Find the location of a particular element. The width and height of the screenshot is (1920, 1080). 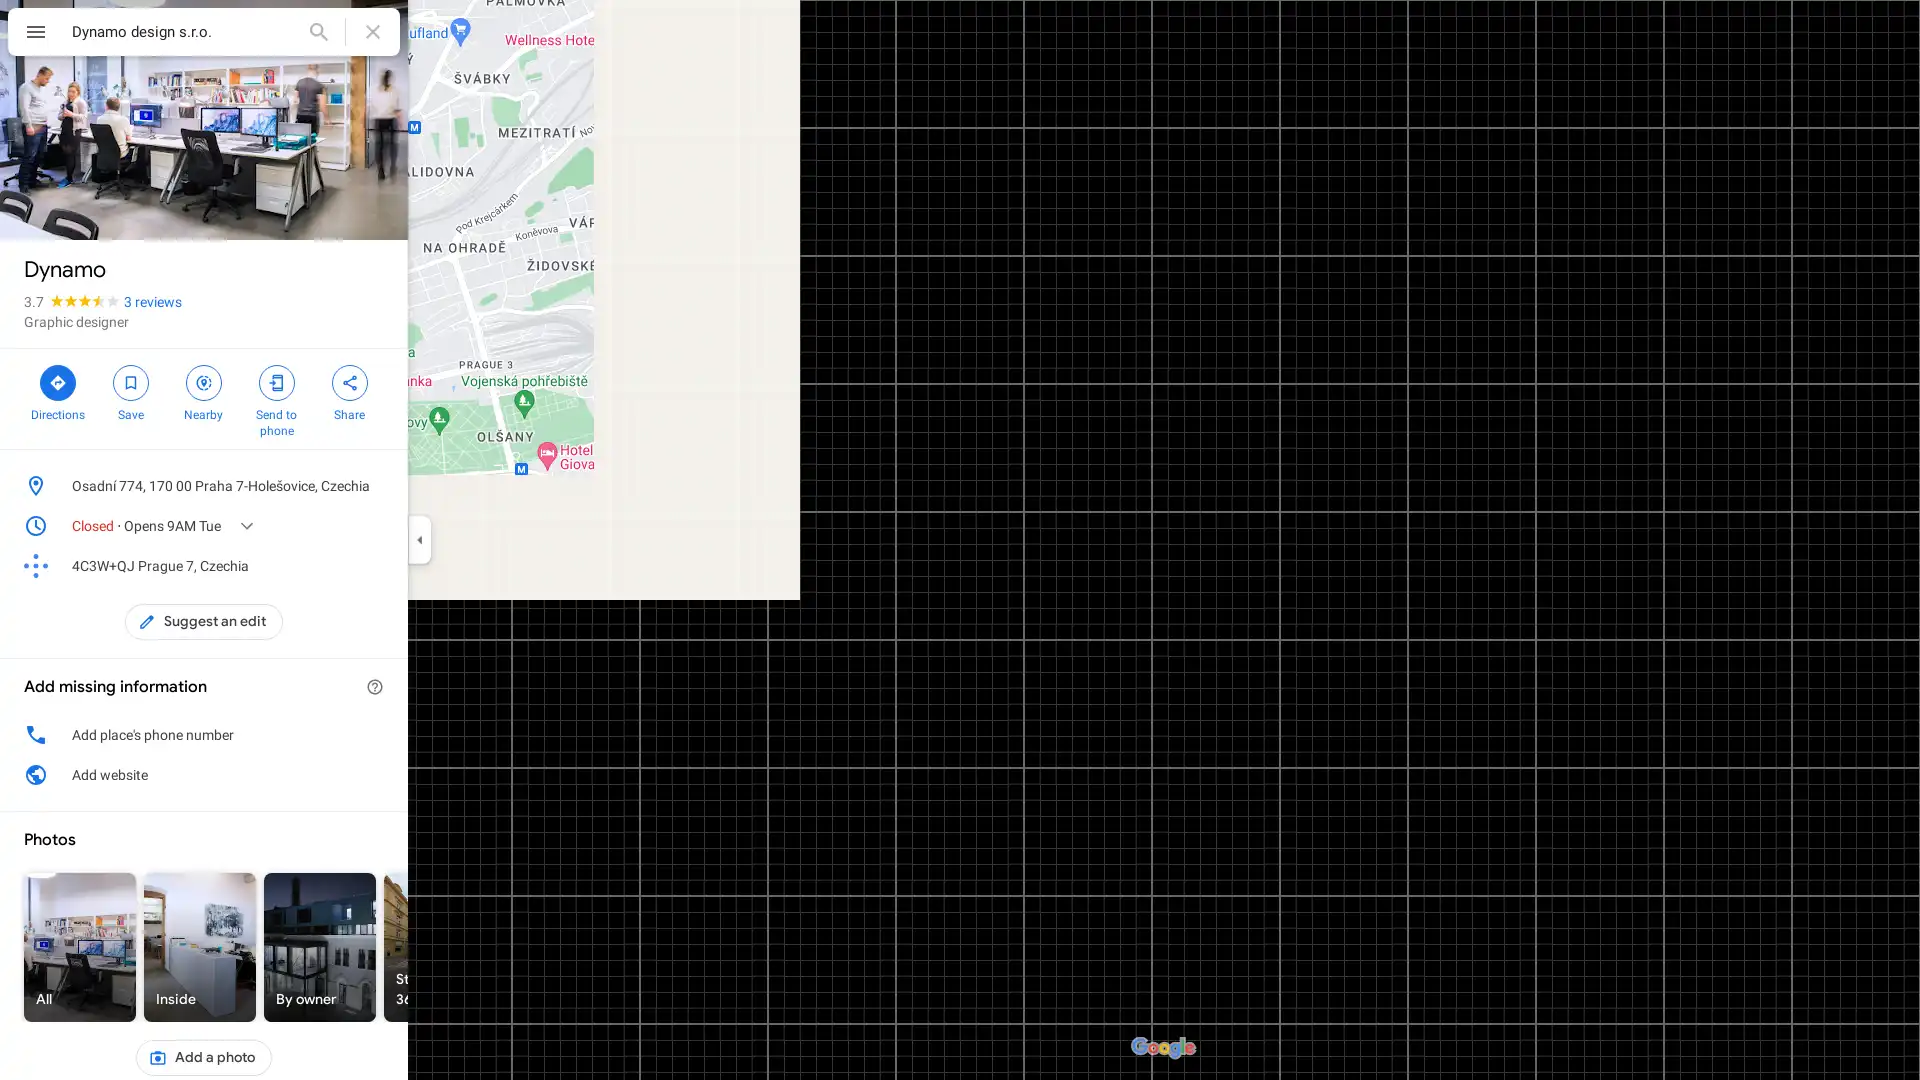

Graphic designer is located at coordinates (76, 320).